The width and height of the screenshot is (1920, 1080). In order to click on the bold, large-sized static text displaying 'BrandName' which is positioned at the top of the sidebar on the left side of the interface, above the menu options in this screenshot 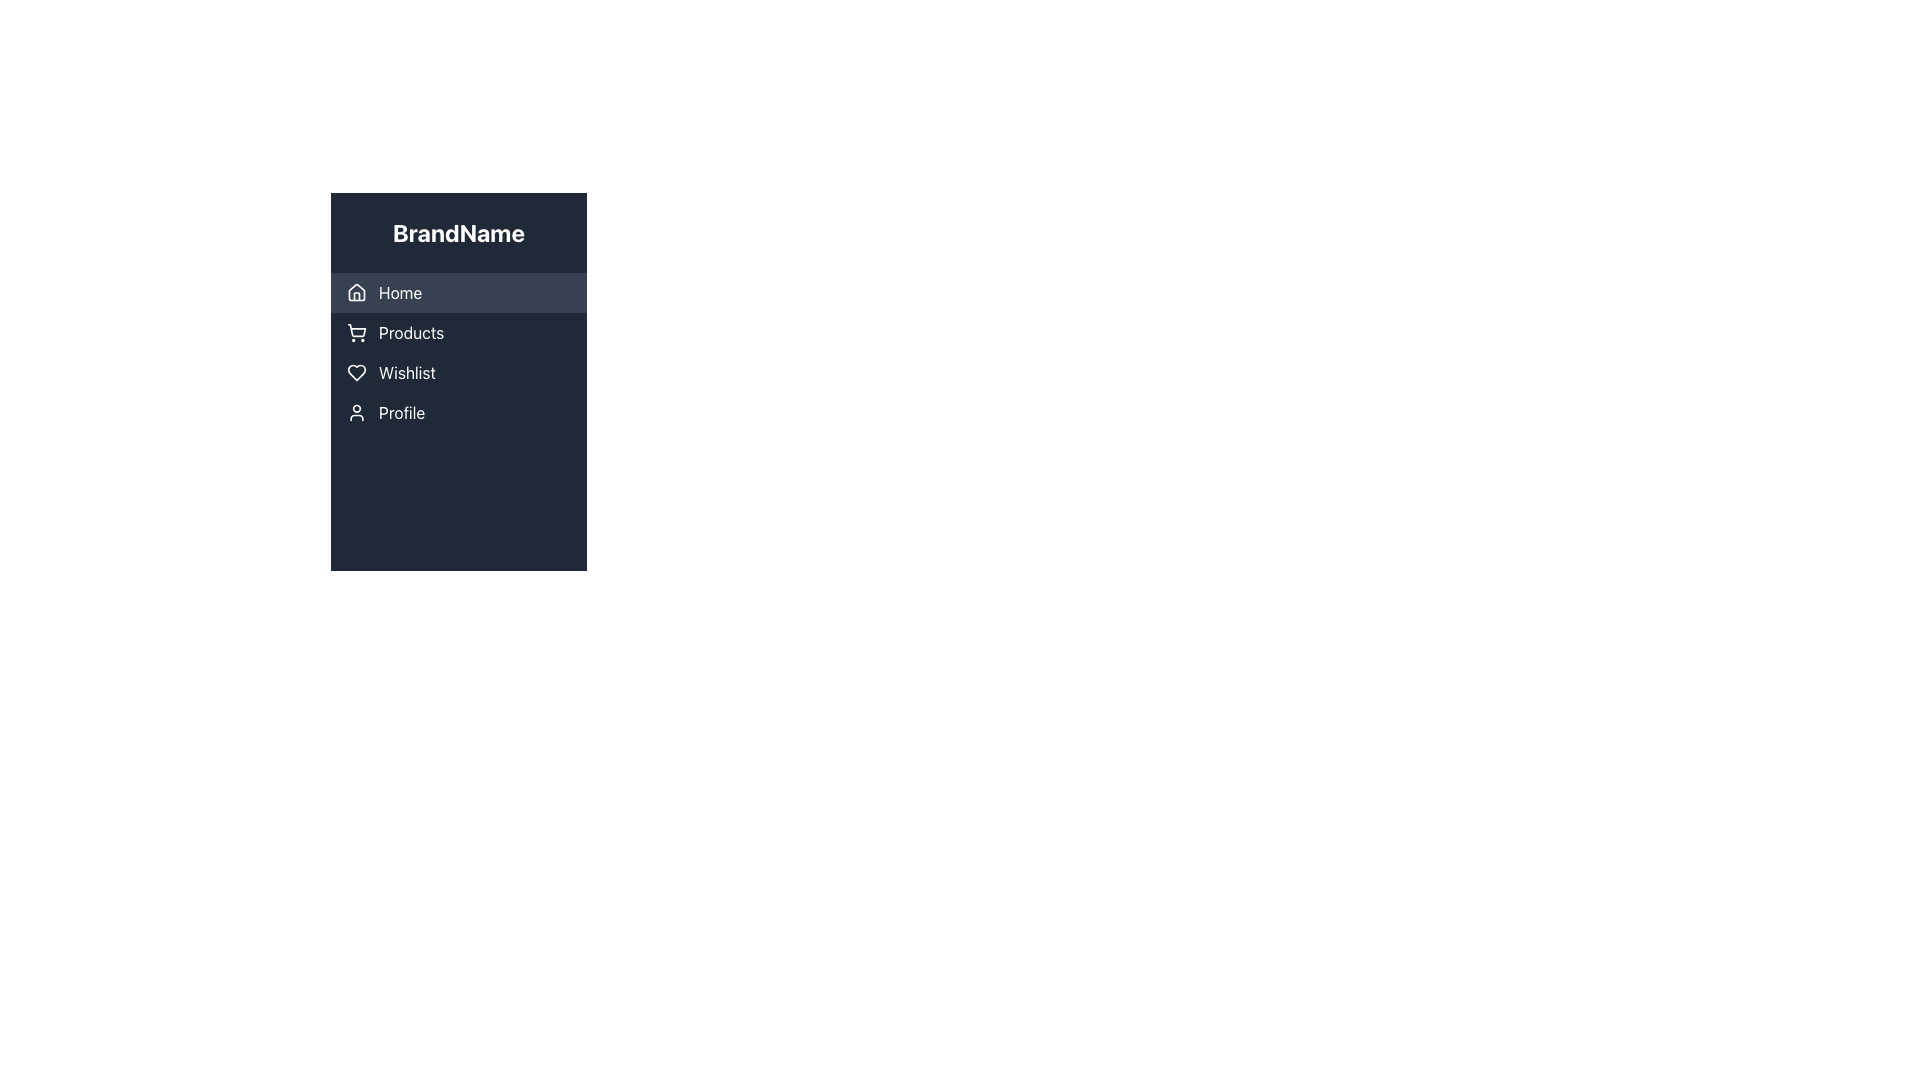, I will do `click(458, 231)`.